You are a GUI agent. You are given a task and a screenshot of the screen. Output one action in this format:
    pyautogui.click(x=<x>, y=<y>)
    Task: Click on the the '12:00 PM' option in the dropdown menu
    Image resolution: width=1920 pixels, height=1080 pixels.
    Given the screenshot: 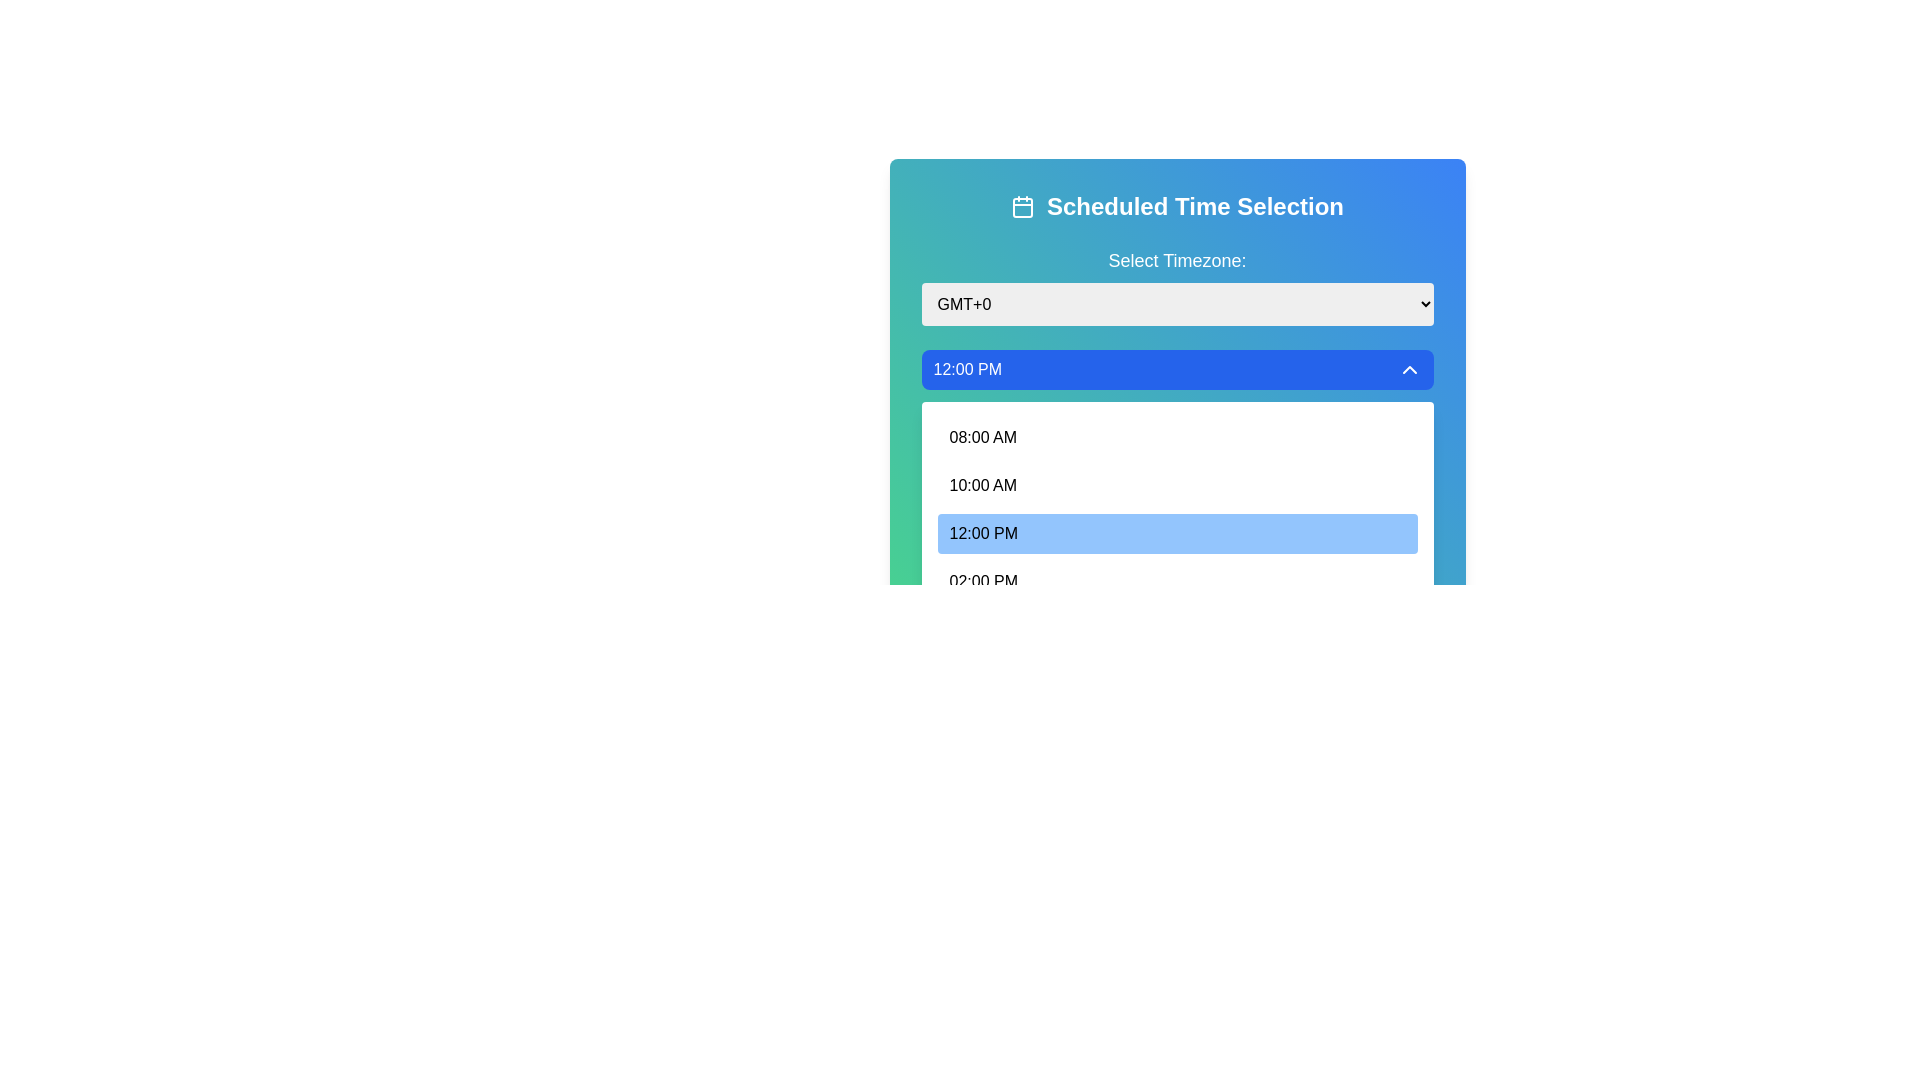 What is the action you would take?
    pyautogui.click(x=1177, y=532)
    